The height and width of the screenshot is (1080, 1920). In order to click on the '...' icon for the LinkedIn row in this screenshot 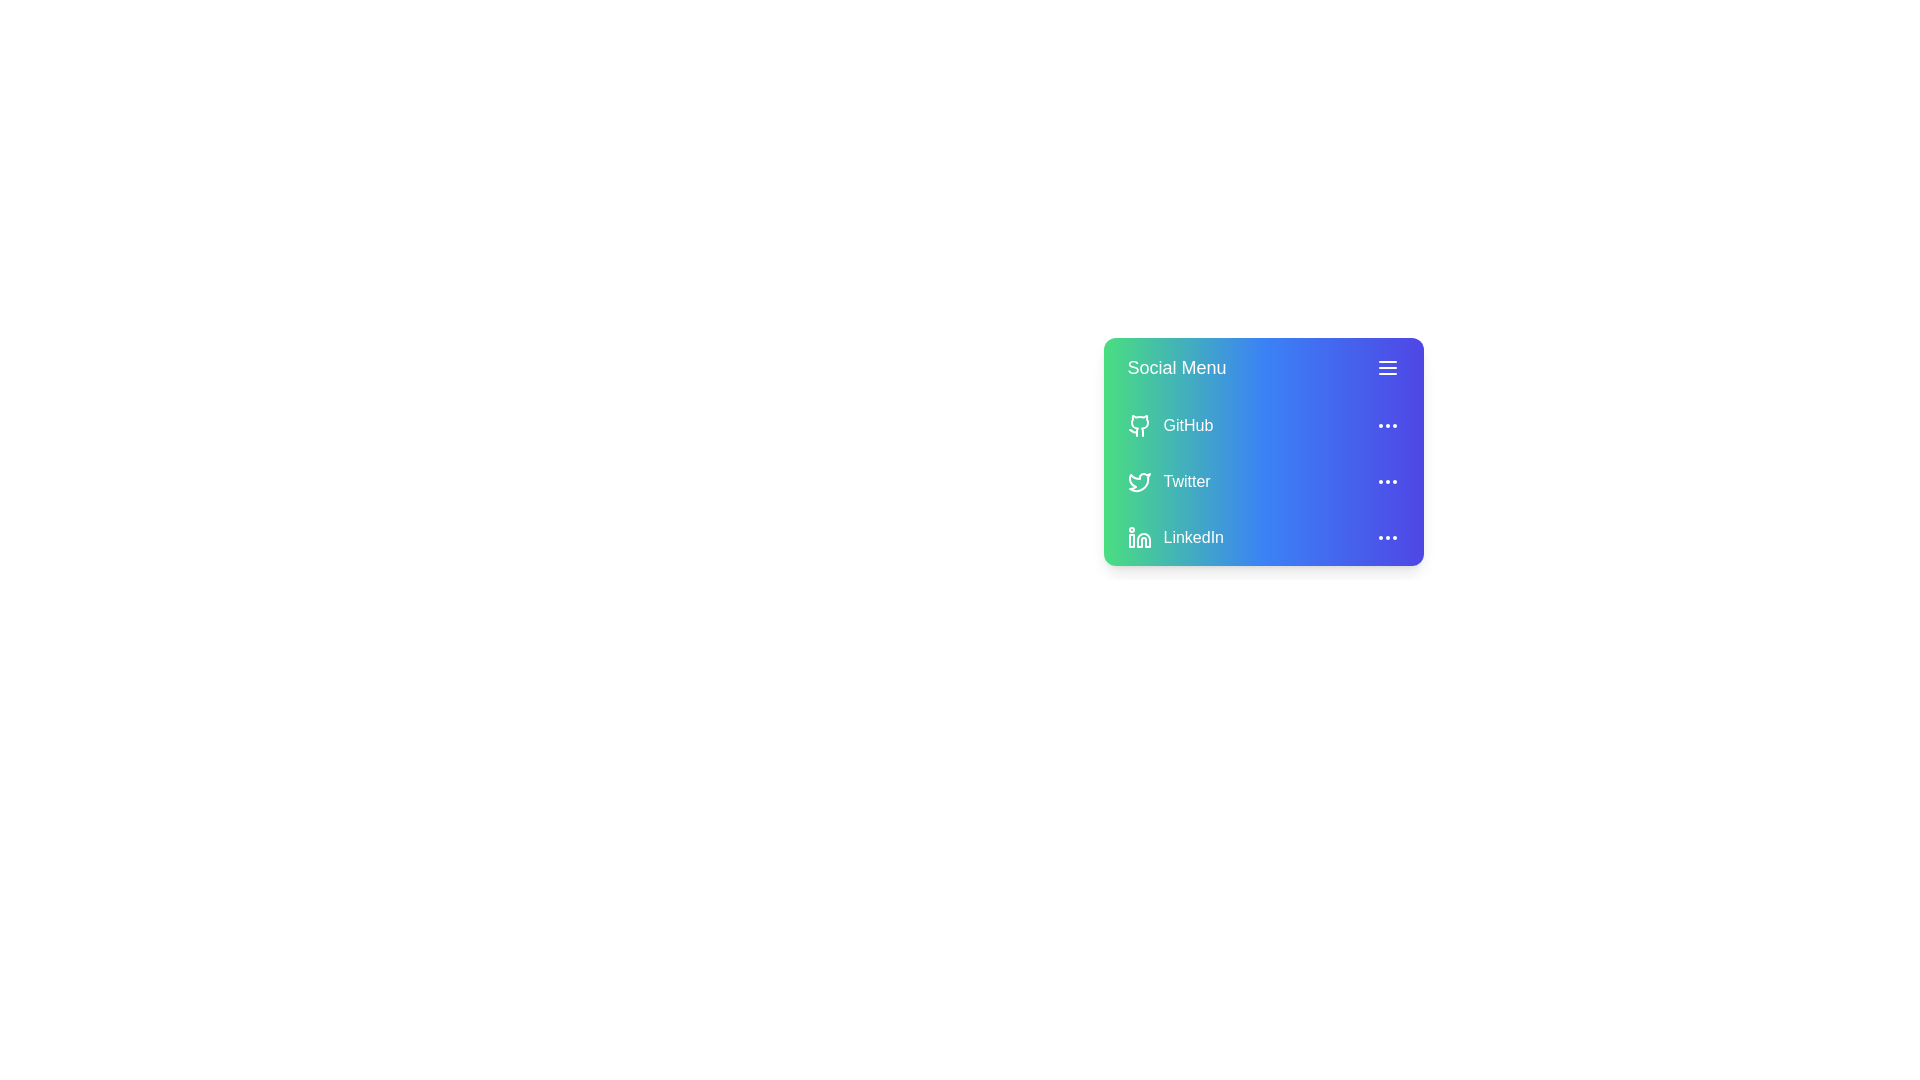, I will do `click(1386, 536)`.